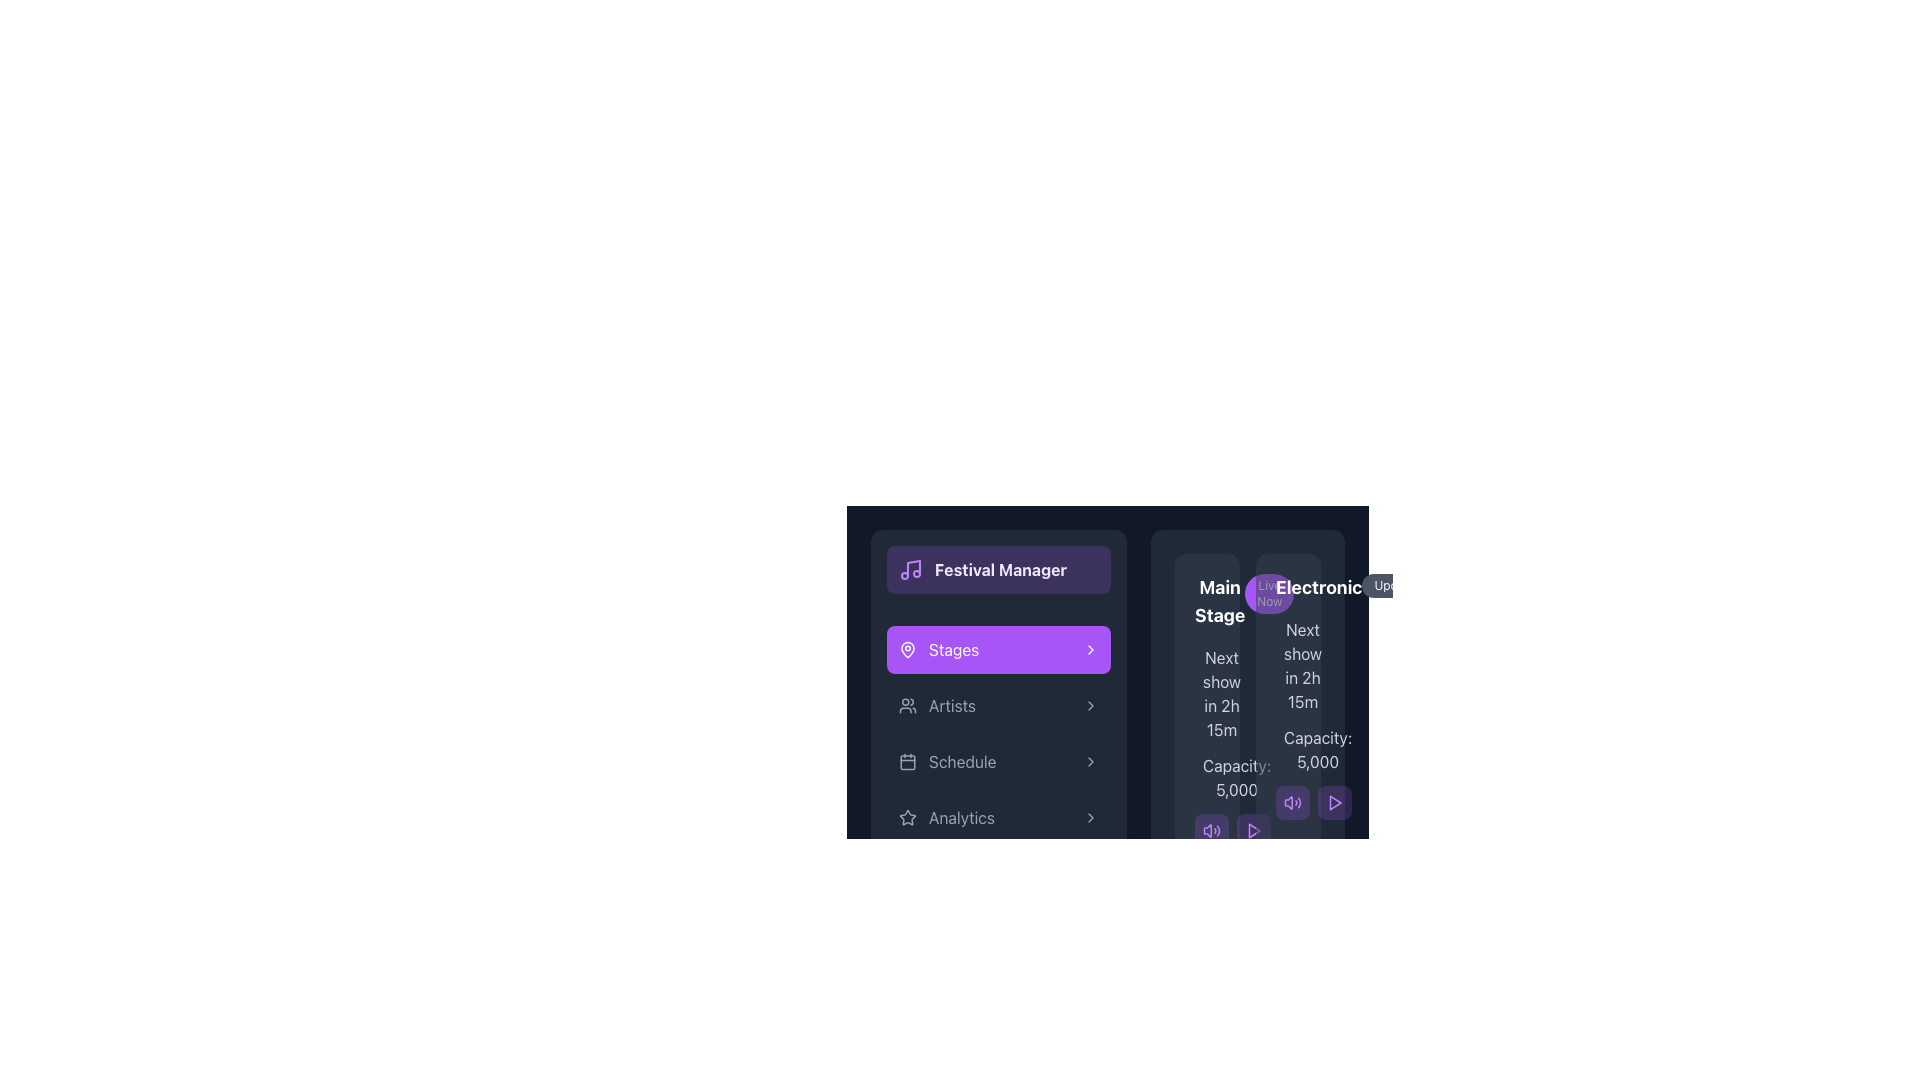  I want to click on the mute or volume control button located below the 'Capacity: 5,000' text in the 'Main Stage' section, so click(1206, 830).